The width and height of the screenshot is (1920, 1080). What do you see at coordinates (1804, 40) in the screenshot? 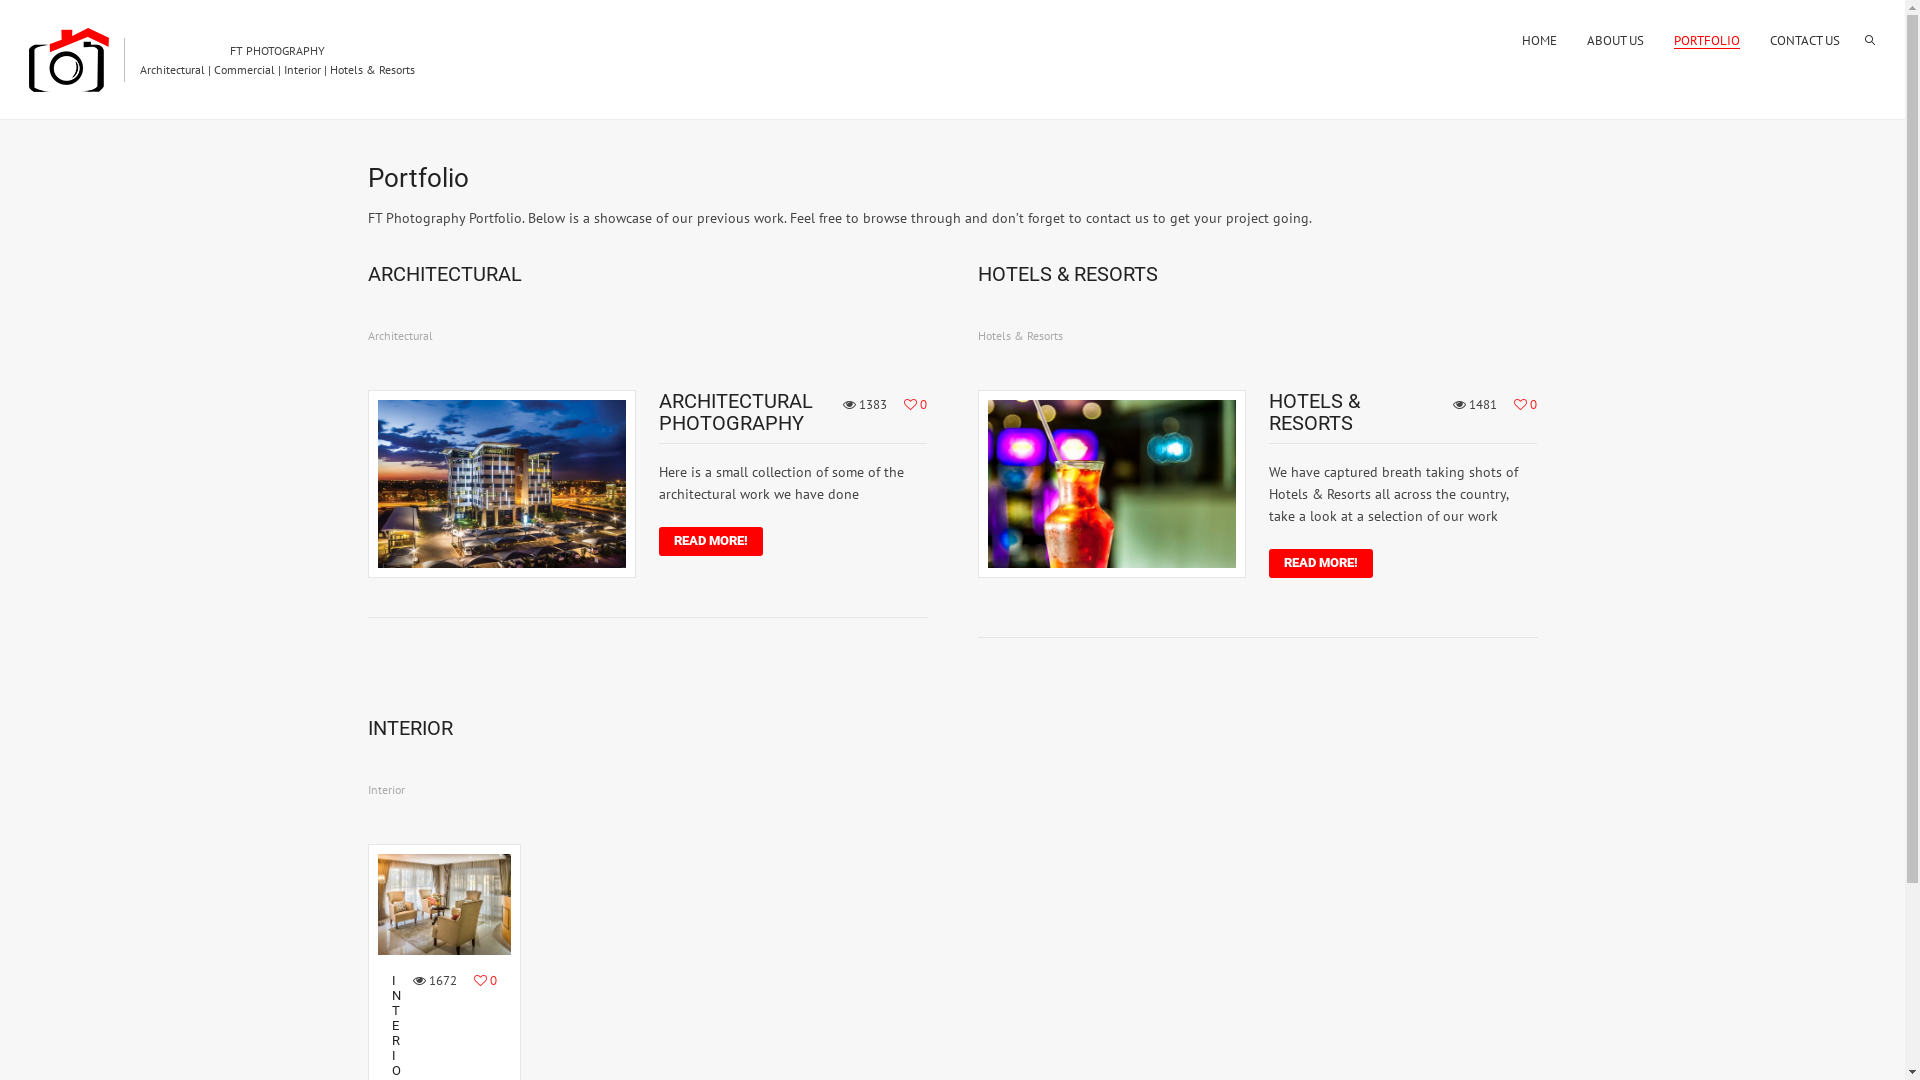
I see `'CONTACT US'` at bounding box center [1804, 40].